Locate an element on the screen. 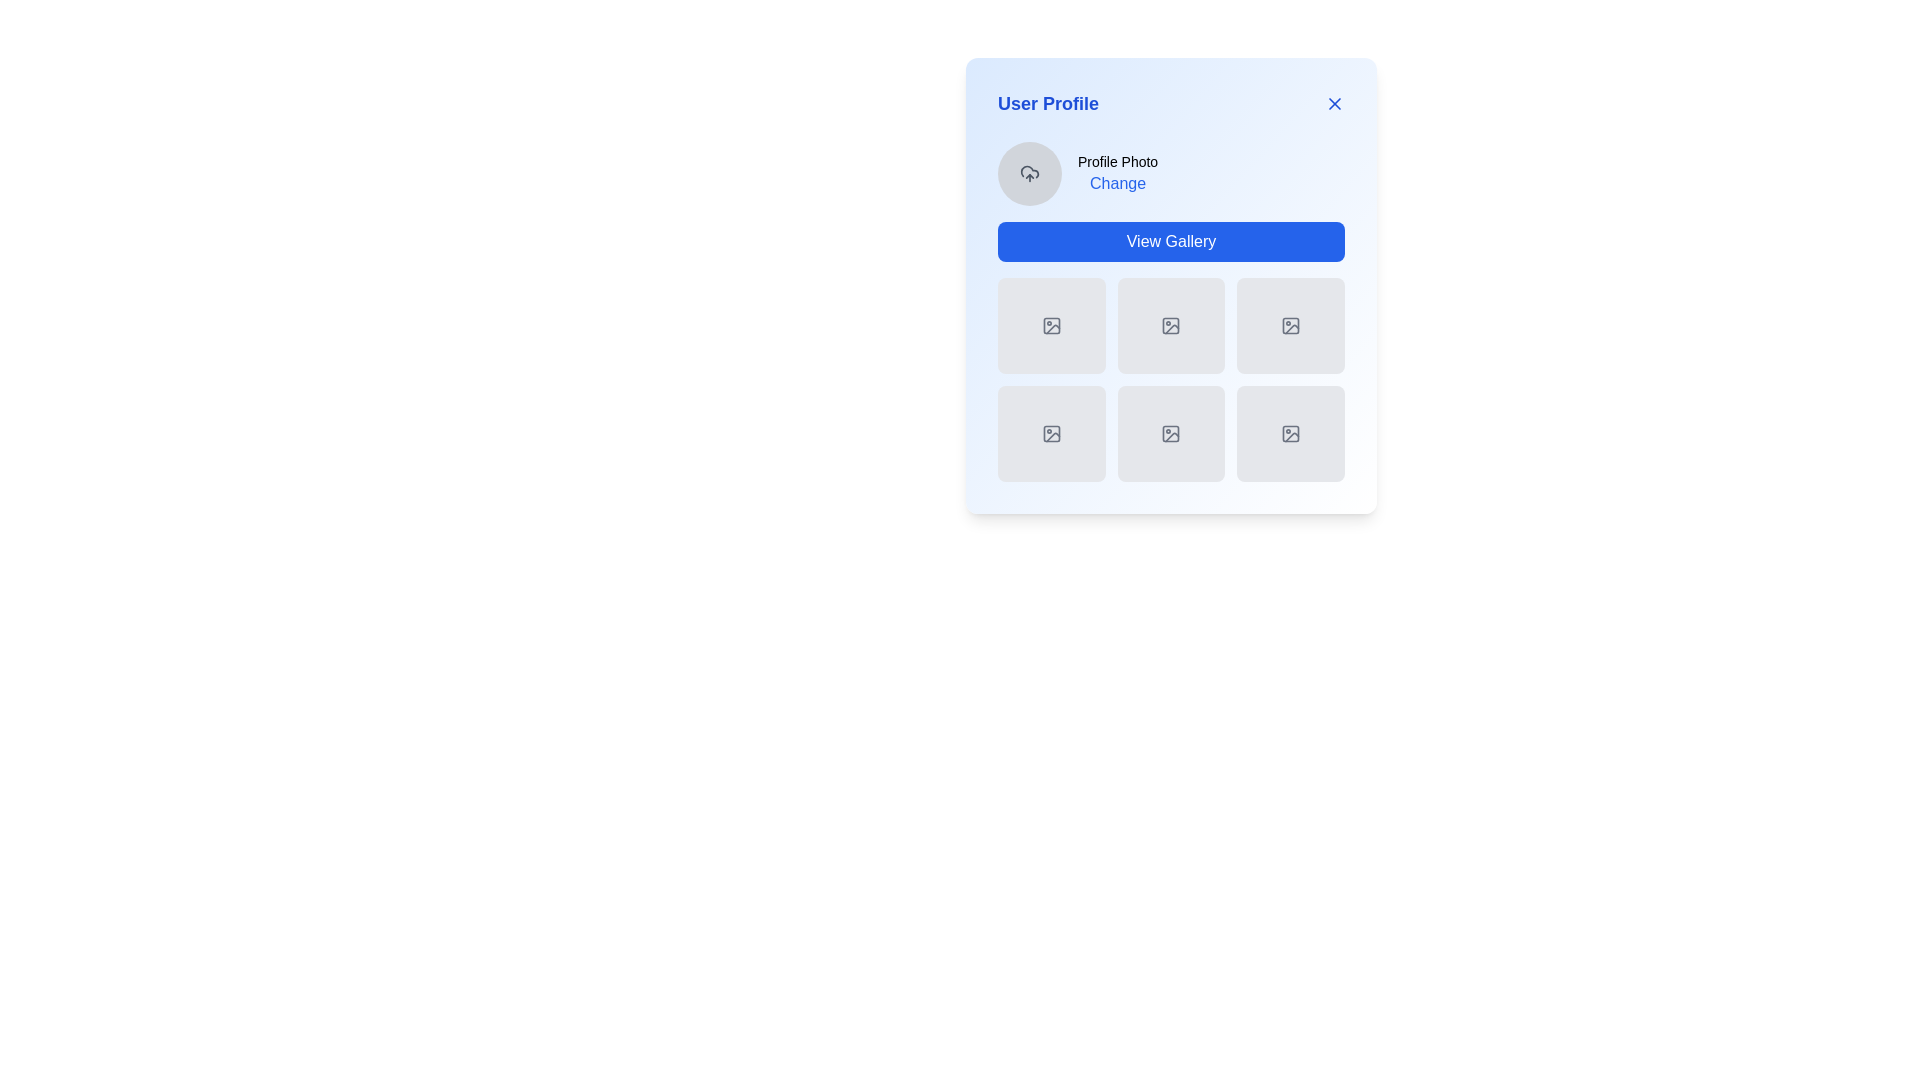 The image size is (1920, 1080). the 'Change' textual link located is located at coordinates (1117, 184).